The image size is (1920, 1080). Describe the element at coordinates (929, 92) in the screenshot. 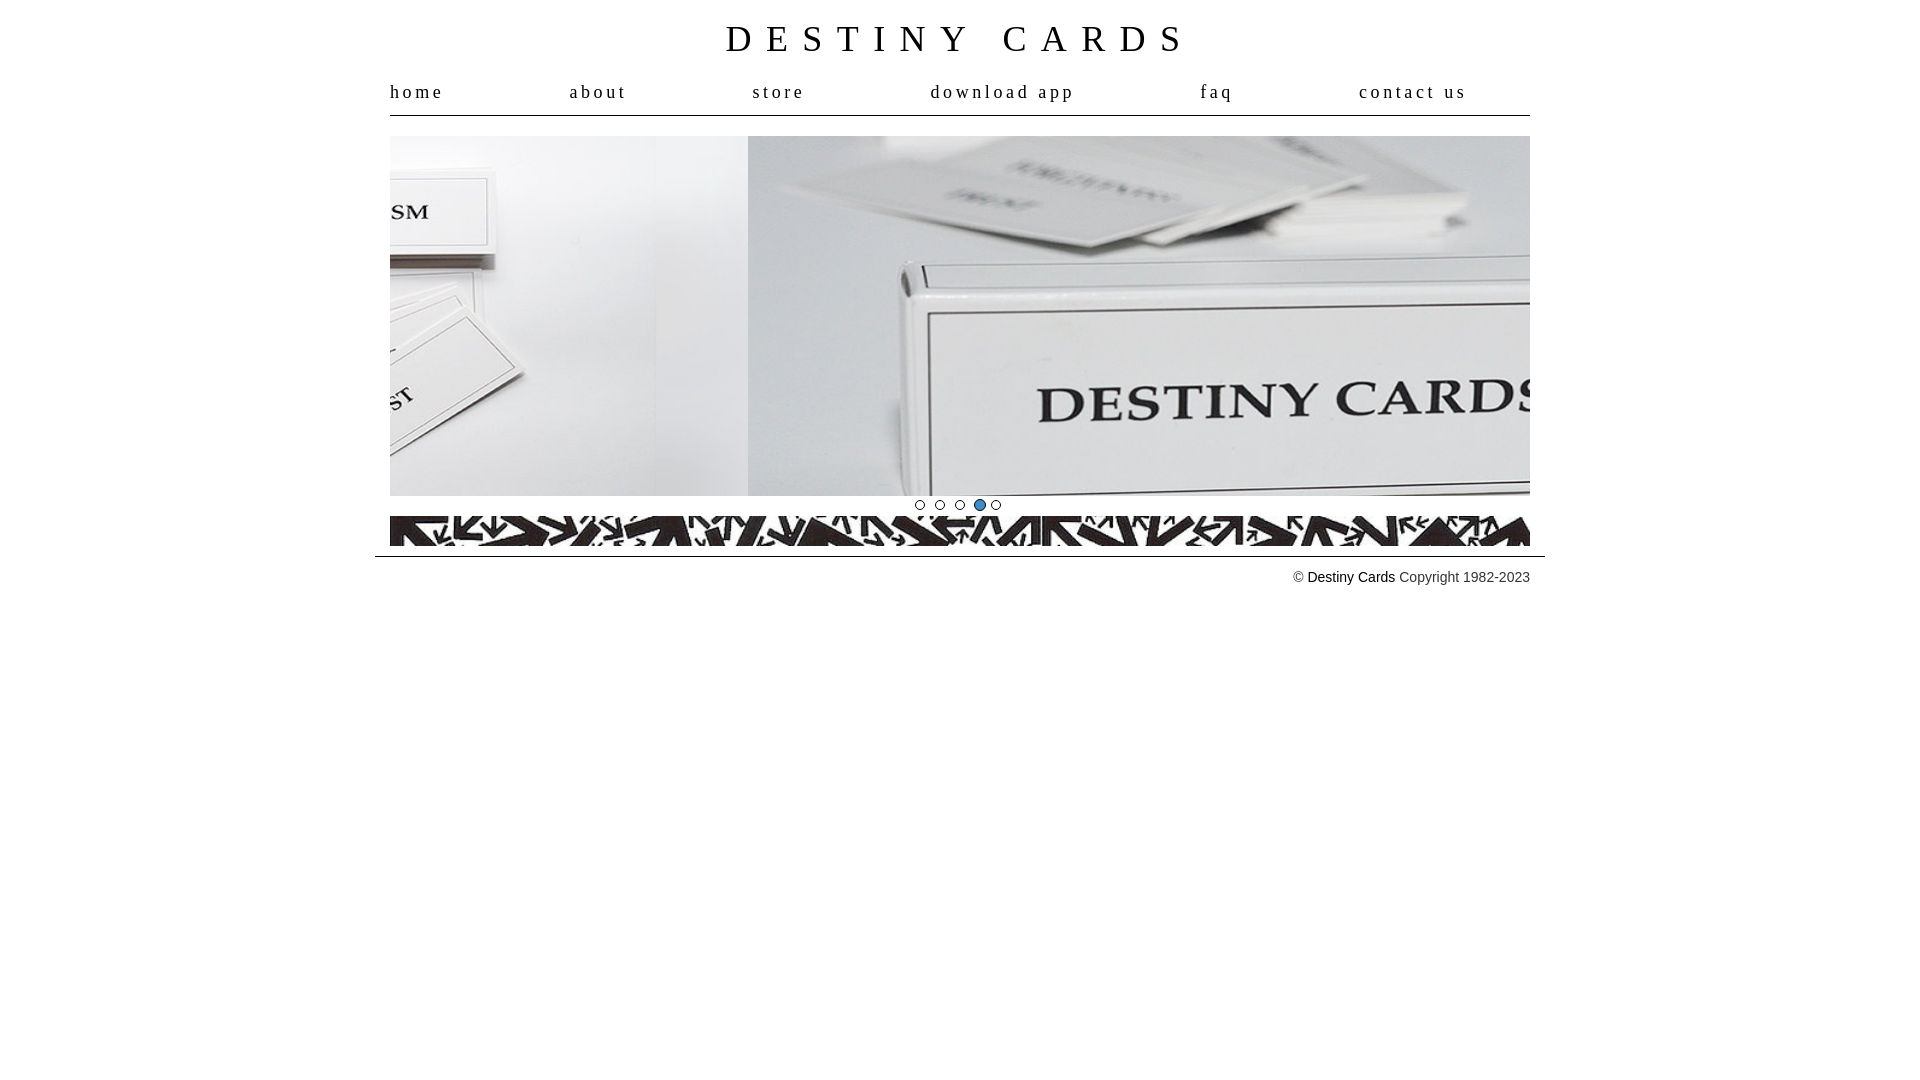

I see `'download app'` at that location.